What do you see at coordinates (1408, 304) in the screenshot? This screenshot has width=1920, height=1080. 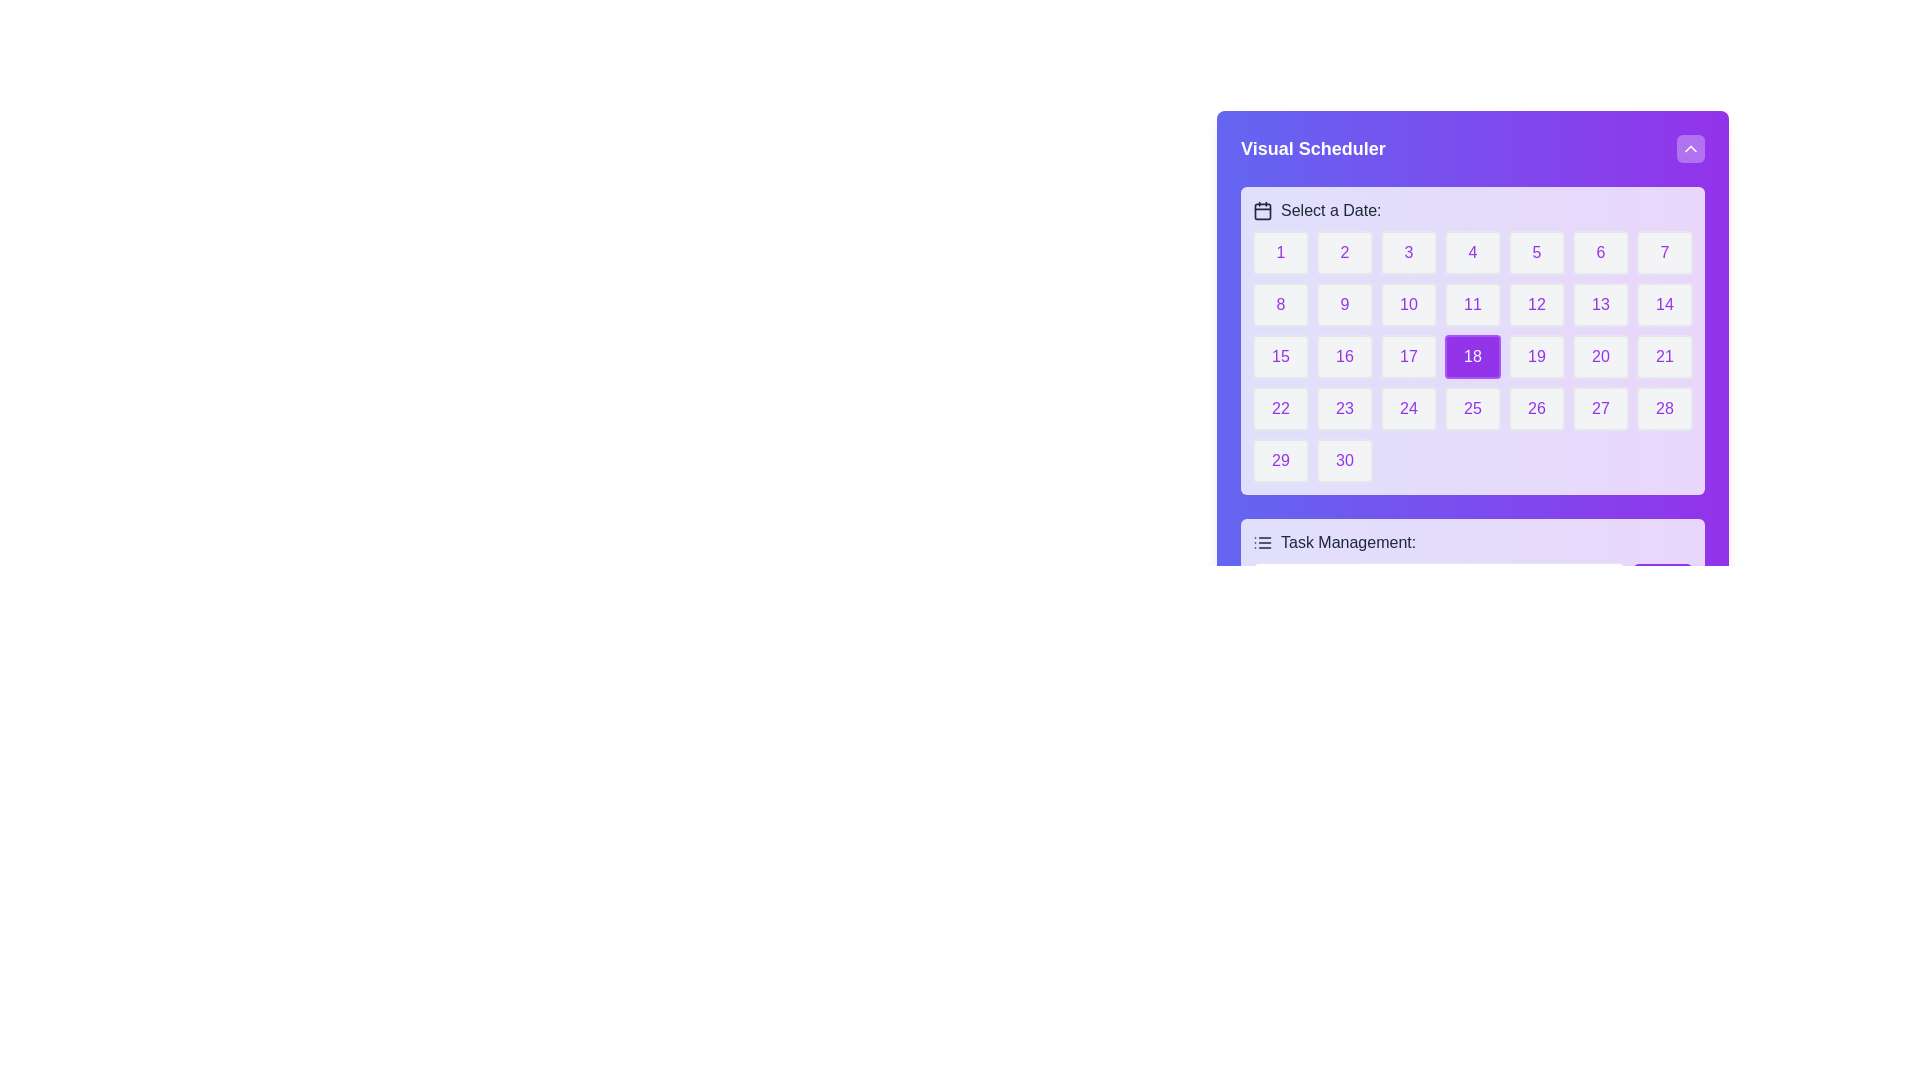 I see `the button representing the 10th day in the calendar grid` at bounding box center [1408, 304].